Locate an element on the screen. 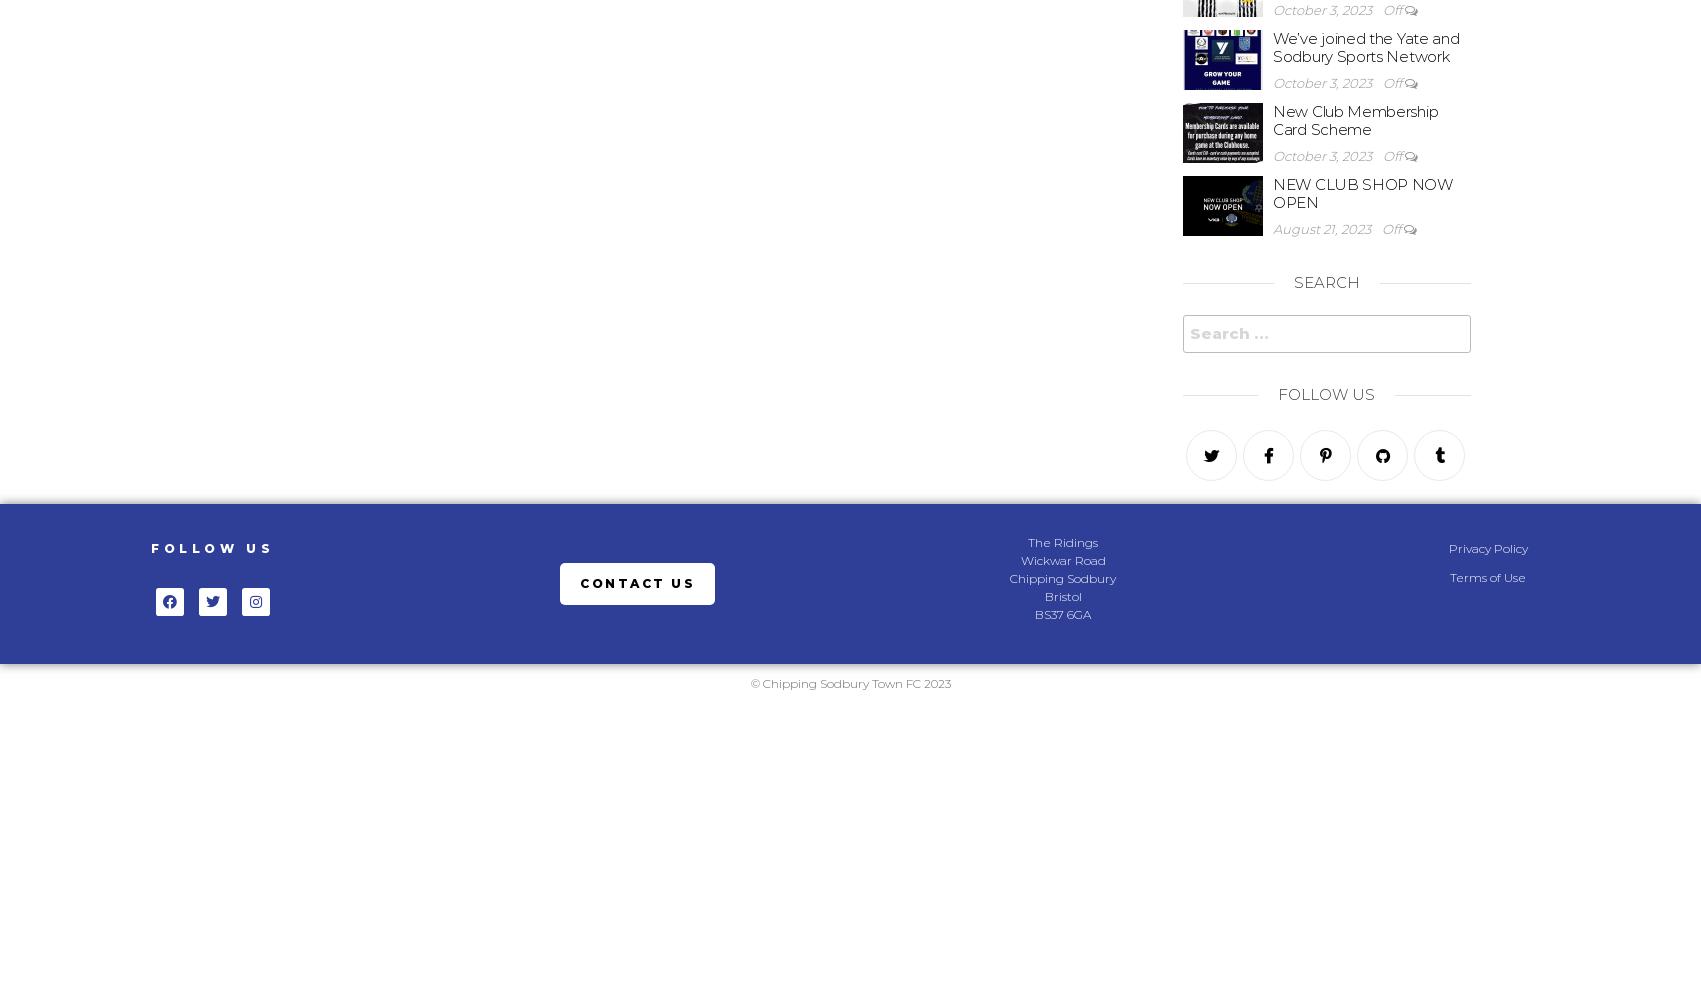  'New Club Membership Card Scheme' is located at coordinates (1354, 119).